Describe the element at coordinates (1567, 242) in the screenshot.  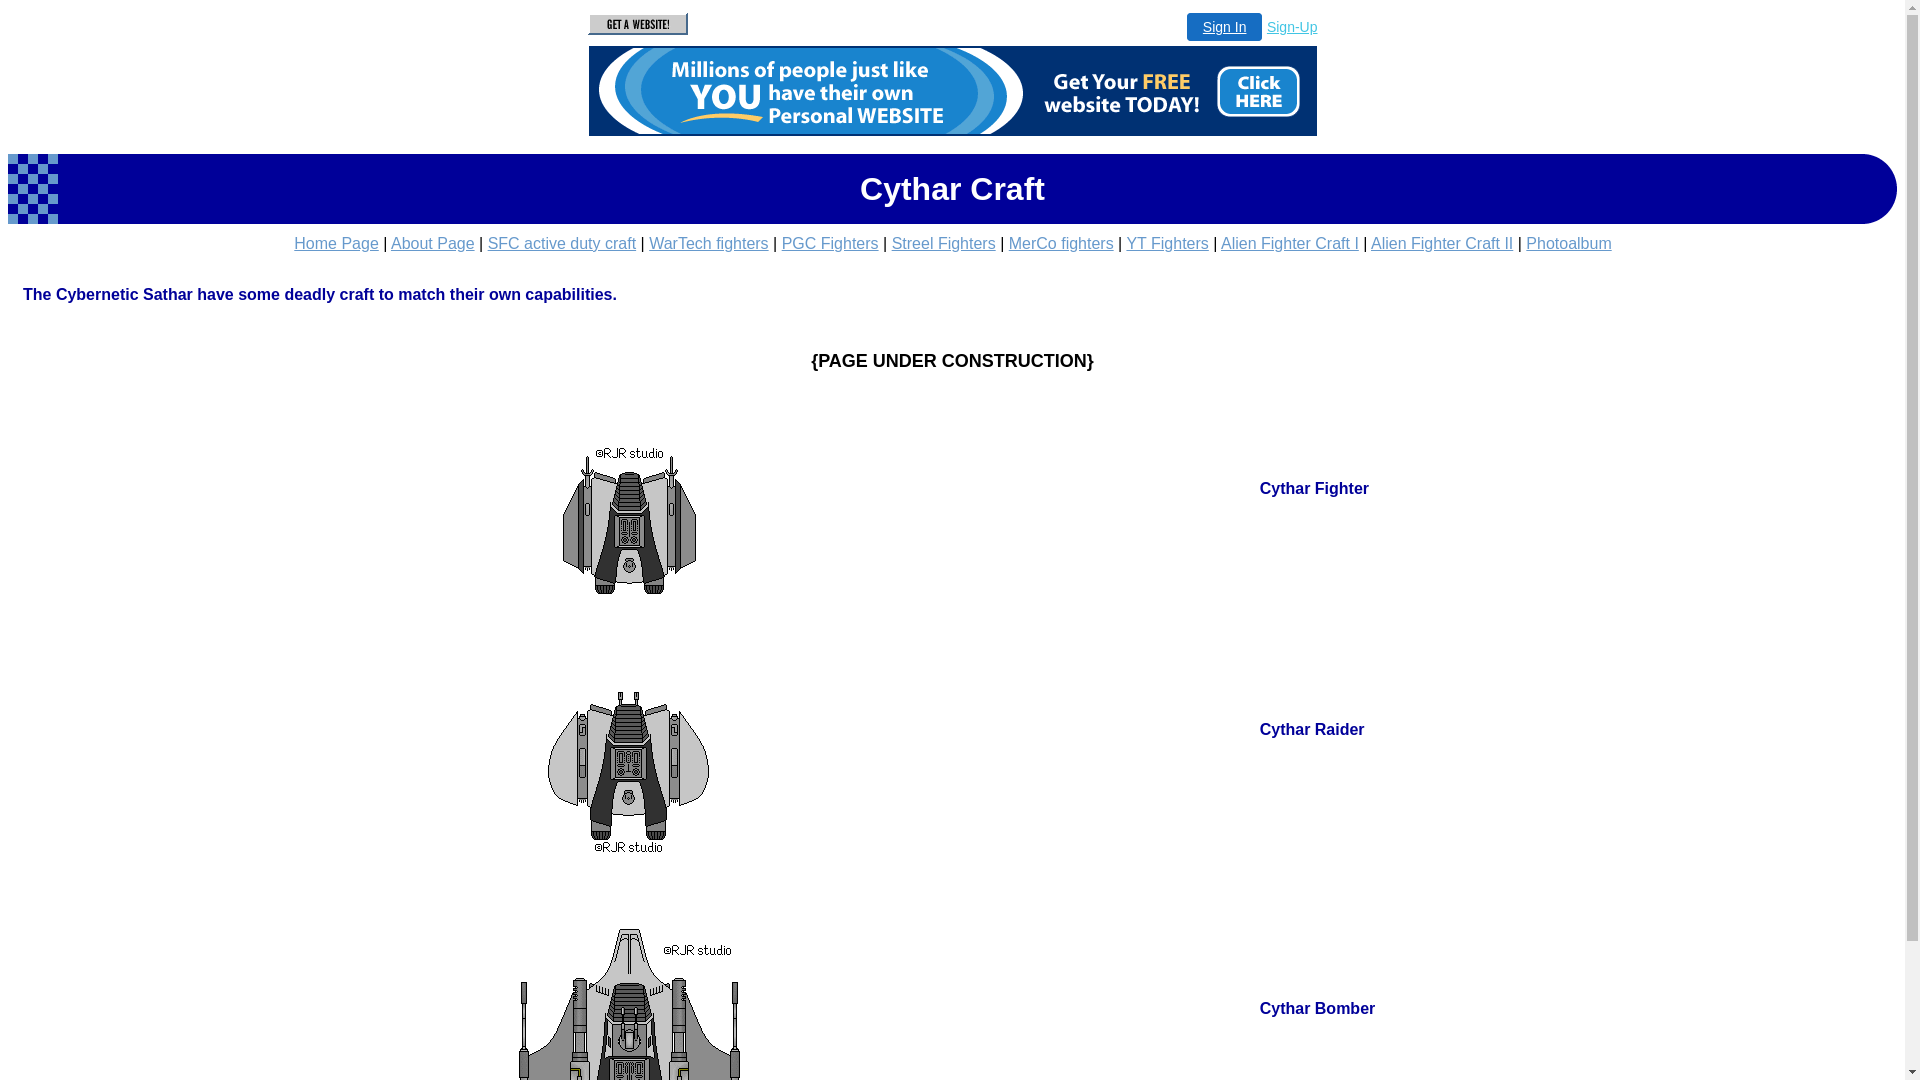
I see `'Photoalbum'` at that location.